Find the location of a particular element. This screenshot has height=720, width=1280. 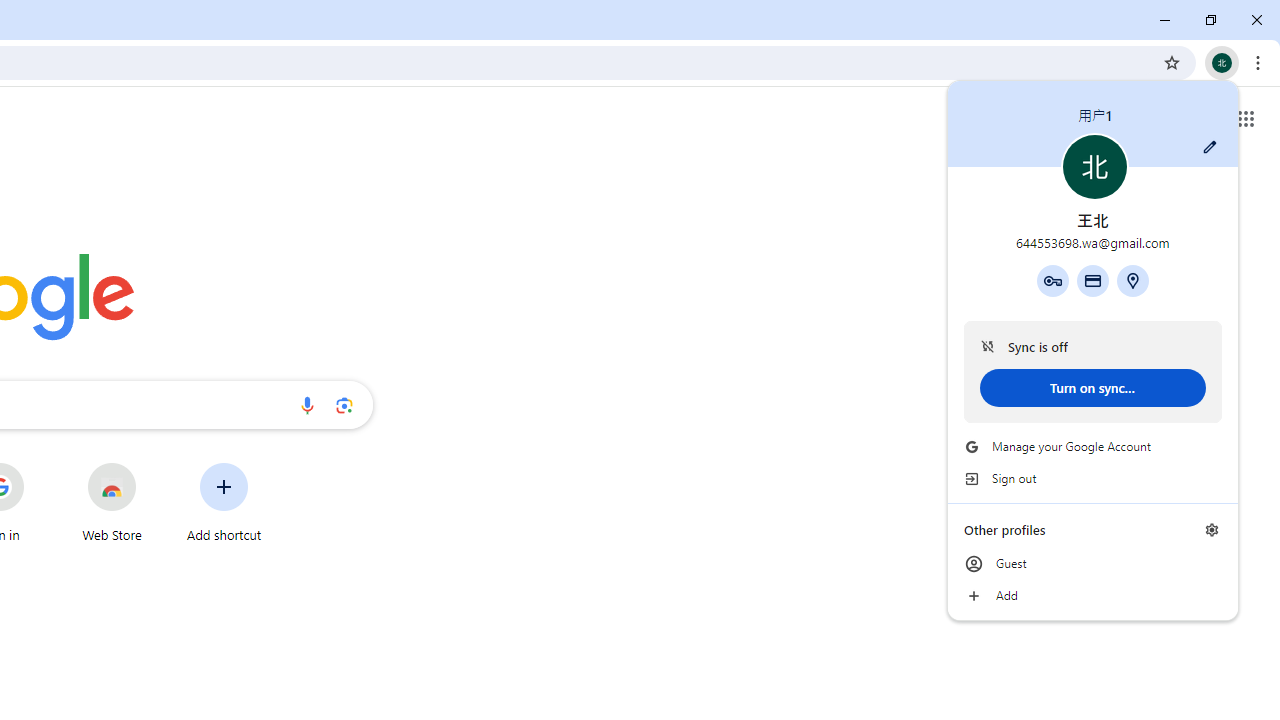

'Manage profiles' is located at coordinates (1211, 528).